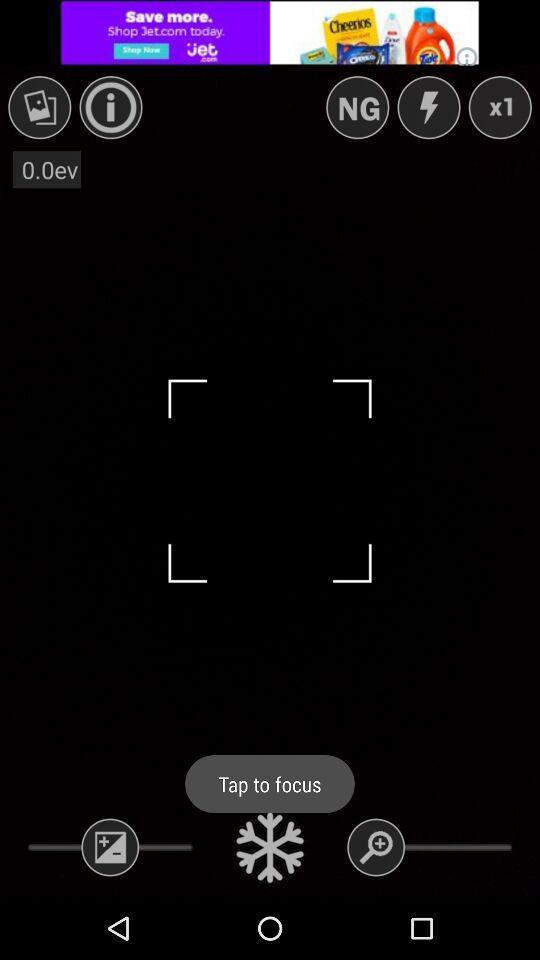  What do you see at coordinates (270, 846) in the screenshot?
I see `the settings icon` at bounding box center [270, 846].